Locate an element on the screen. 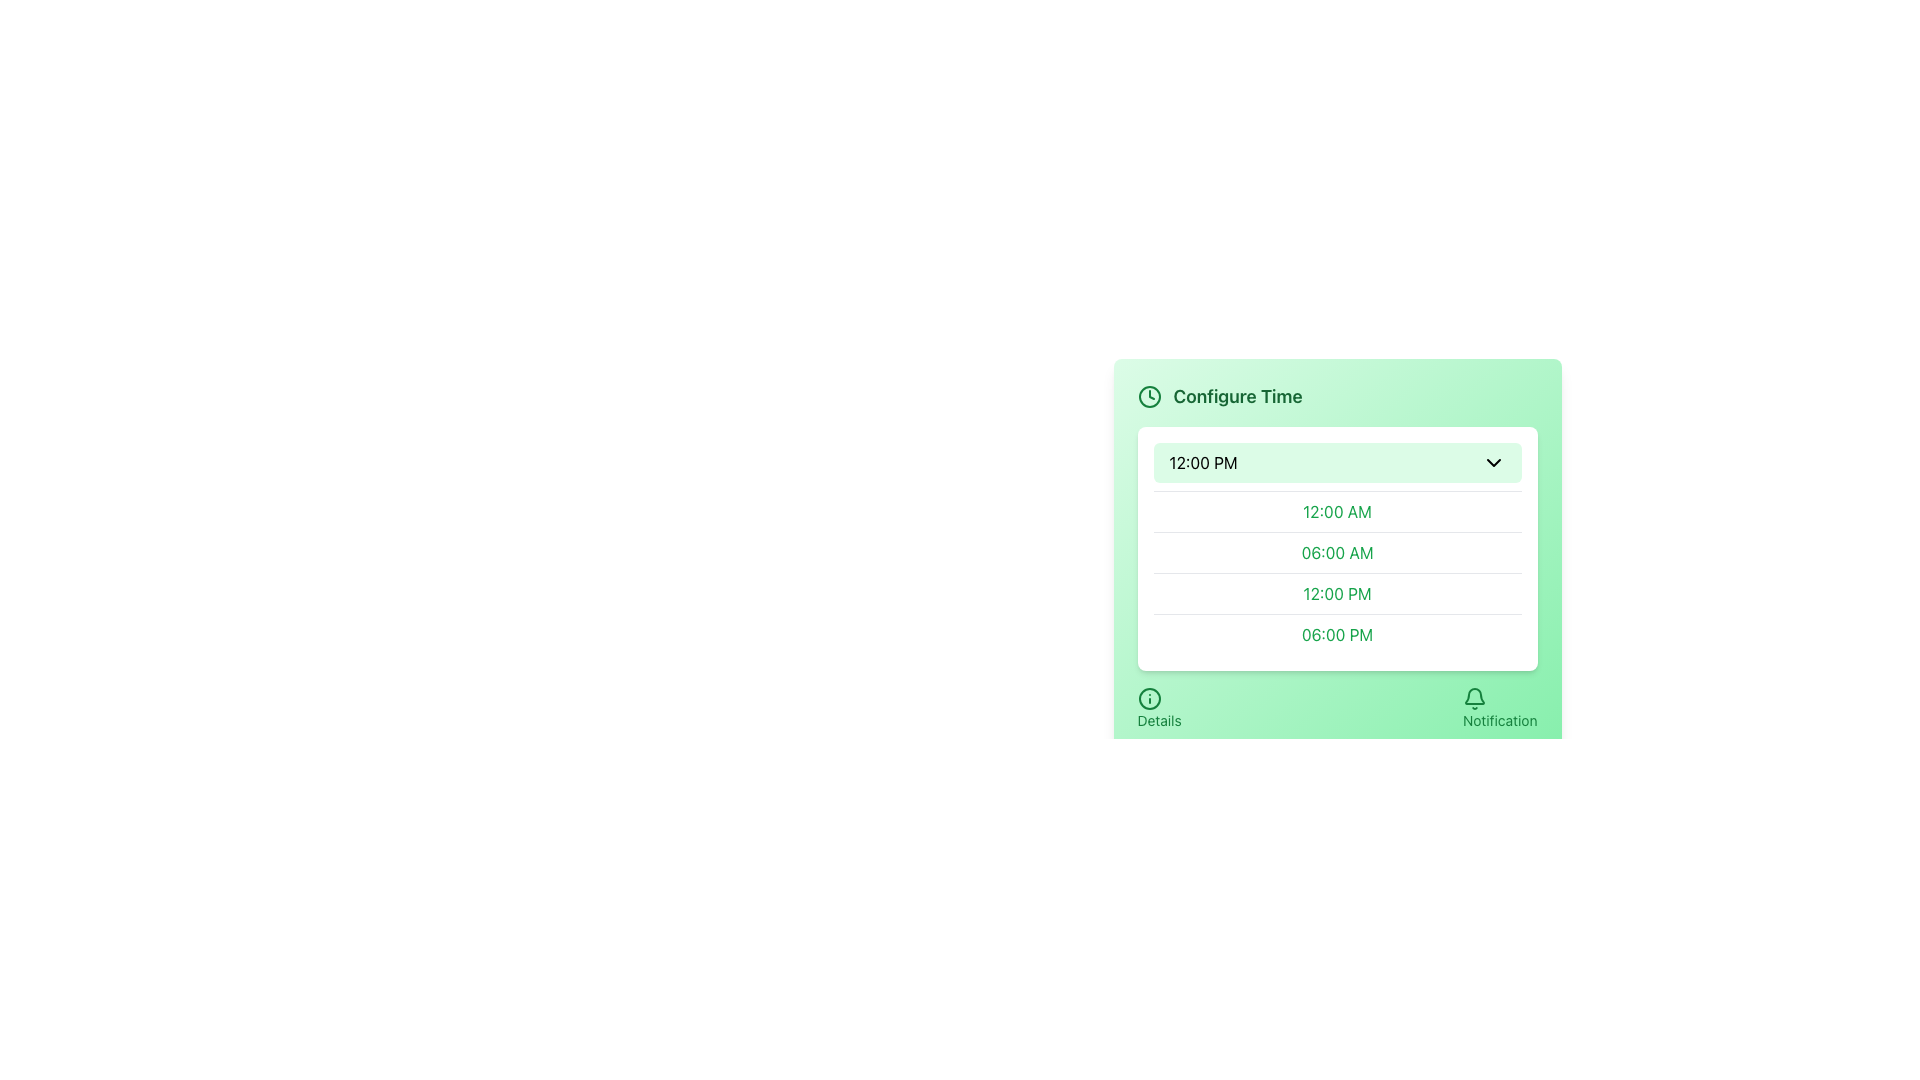  to select the time option '06:00 PM' from the dropdown menu, which is the last item in the list is located at coordinates (1337, 634).